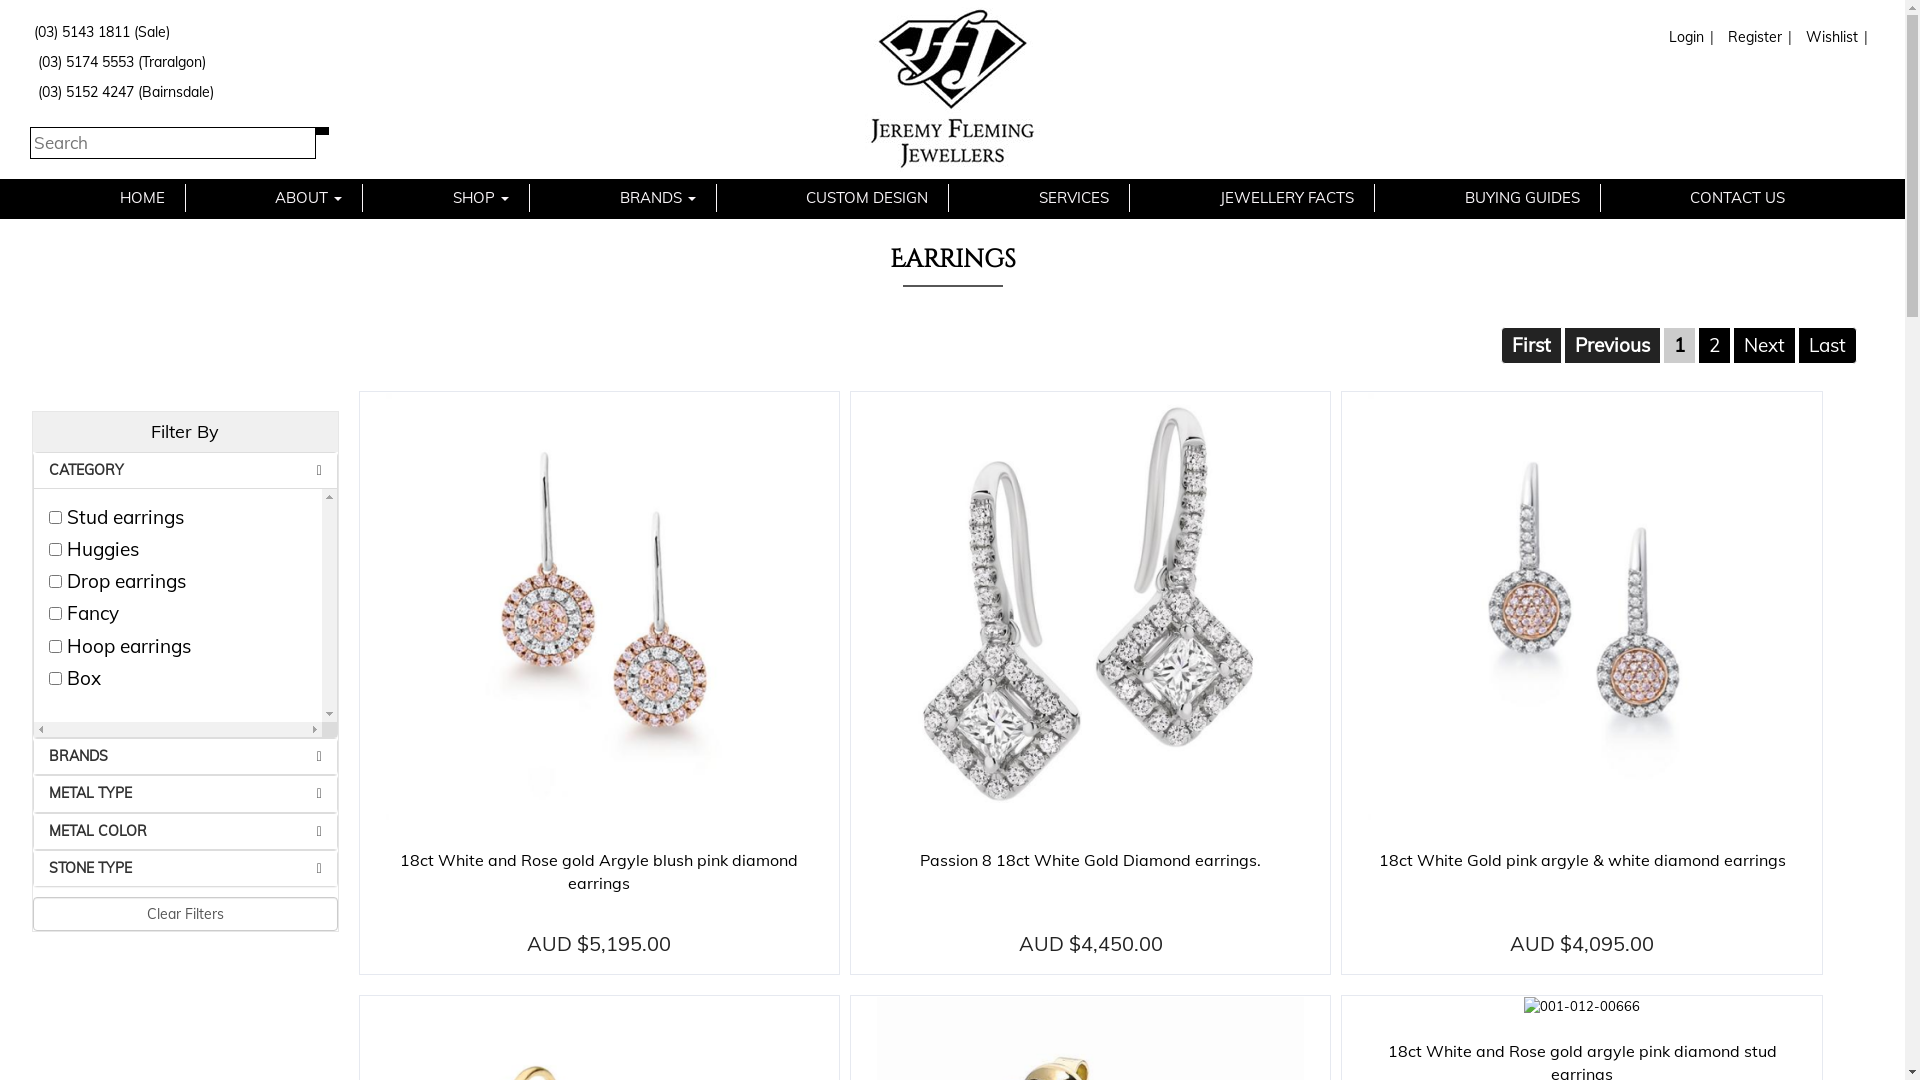 The width and height of the screenshot is (1920, 1080). Describe the element at coordinates (1683, 37) in the screenshot. I see `'Login'` at that location.